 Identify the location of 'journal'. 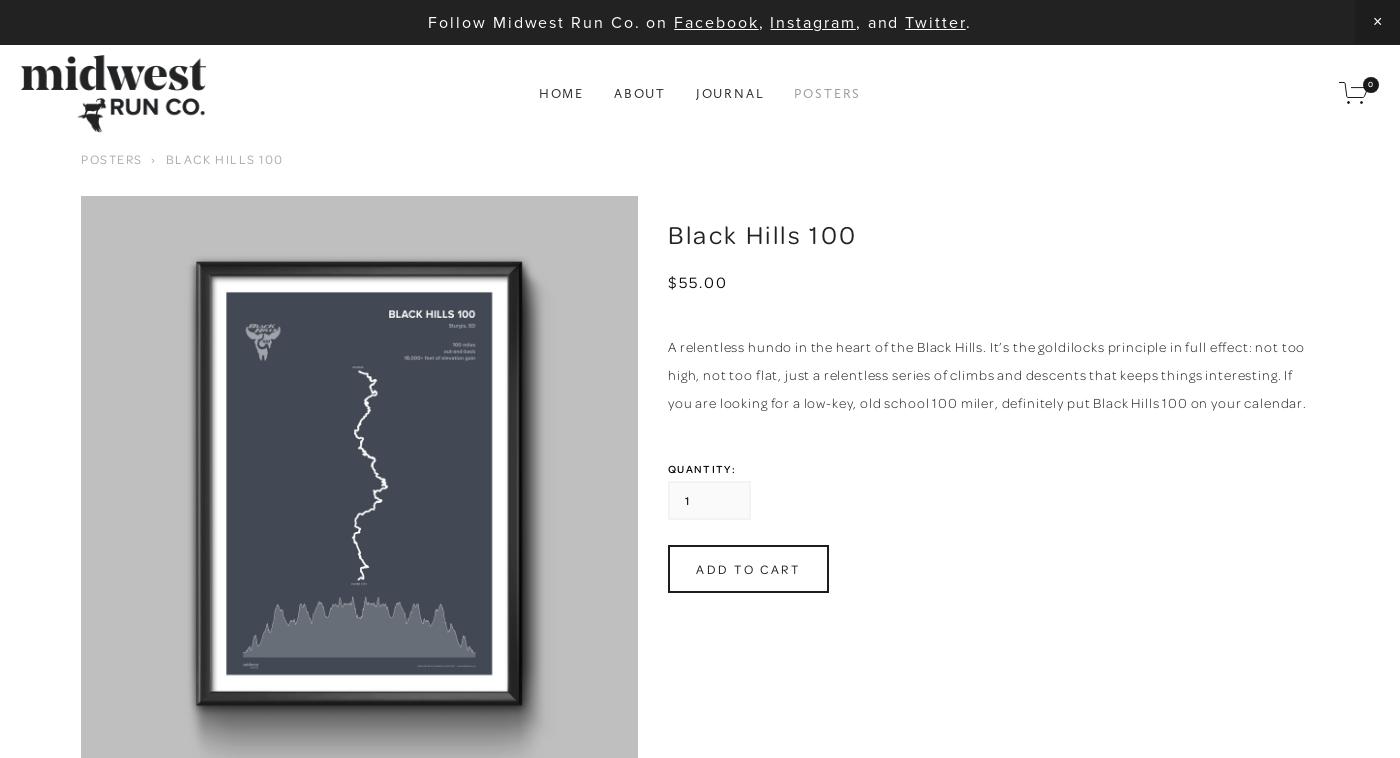
(729, 92).